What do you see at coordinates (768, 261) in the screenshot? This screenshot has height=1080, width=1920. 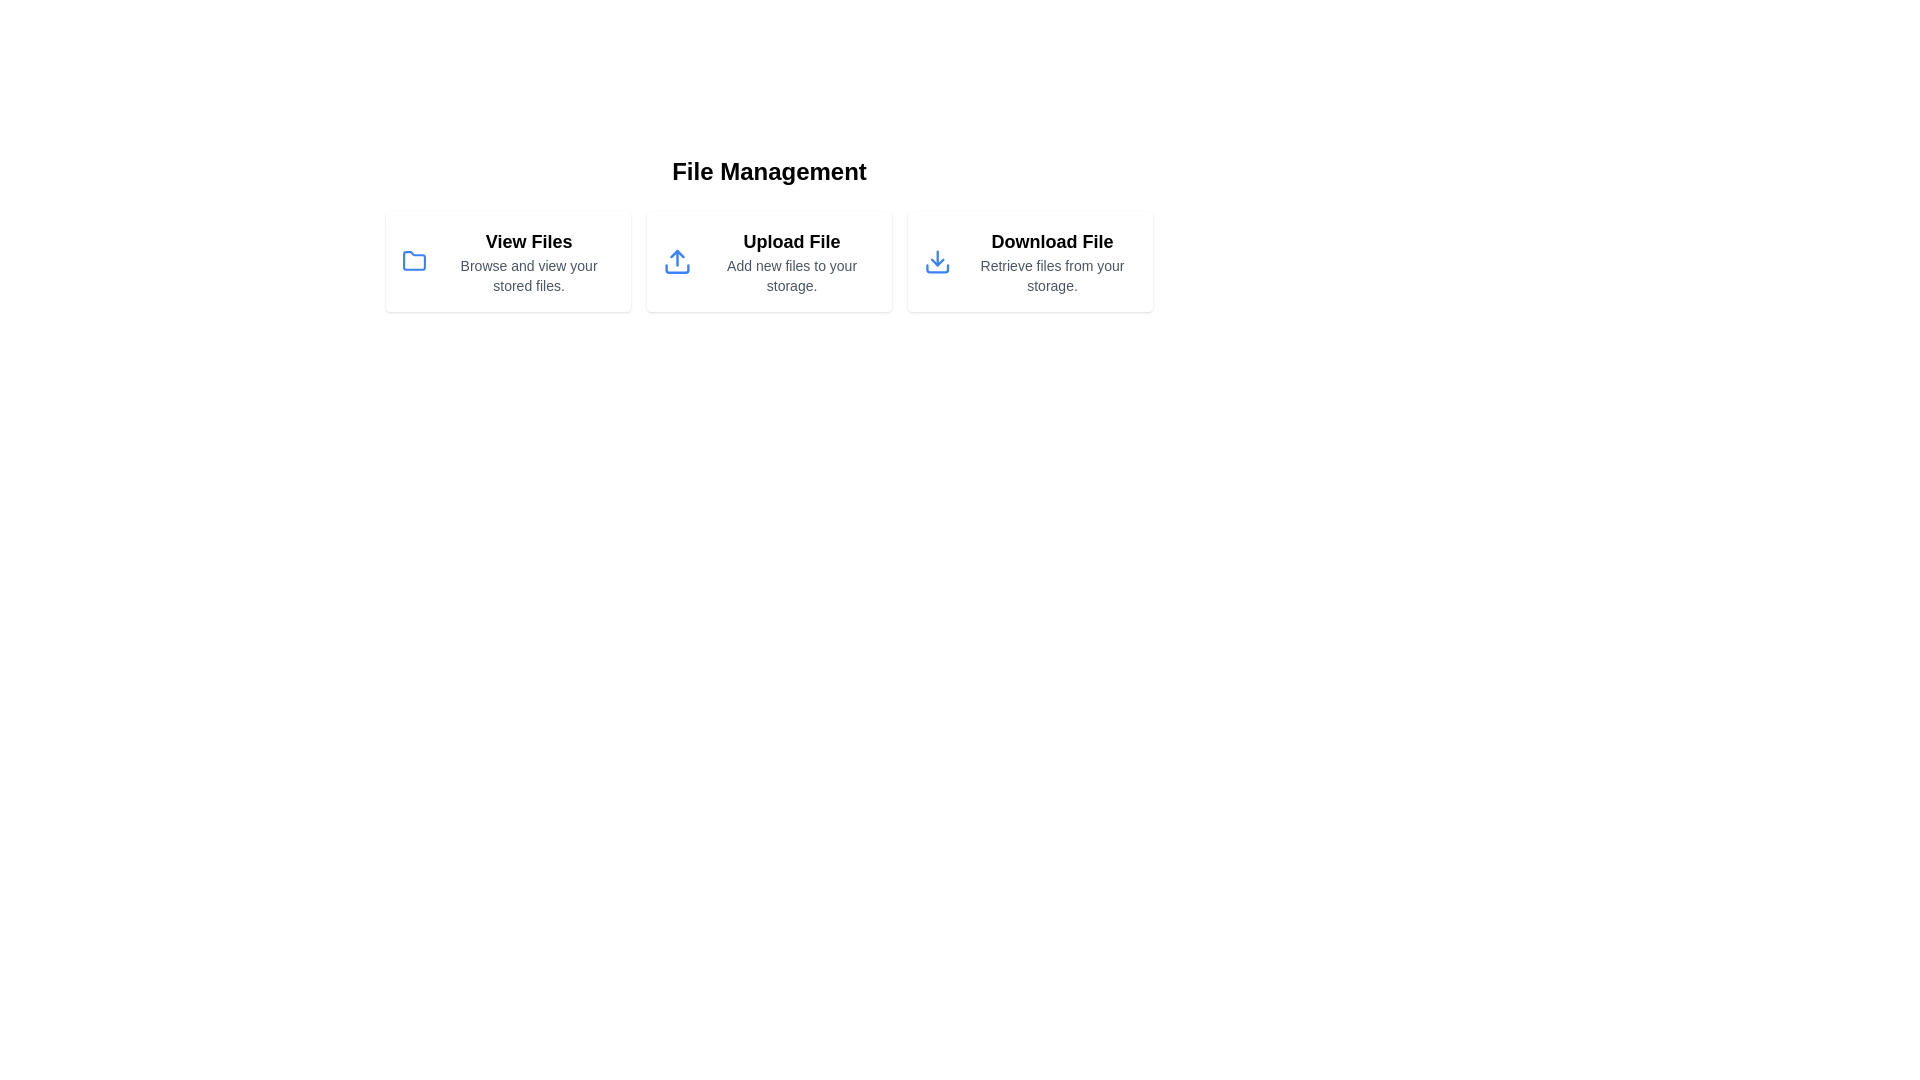 I see `the 'Upload File' section in the Grid menu with action buttons, which is located below the 'File Management' title and structured in a three-column grid format` at bounding box center [768, 261].